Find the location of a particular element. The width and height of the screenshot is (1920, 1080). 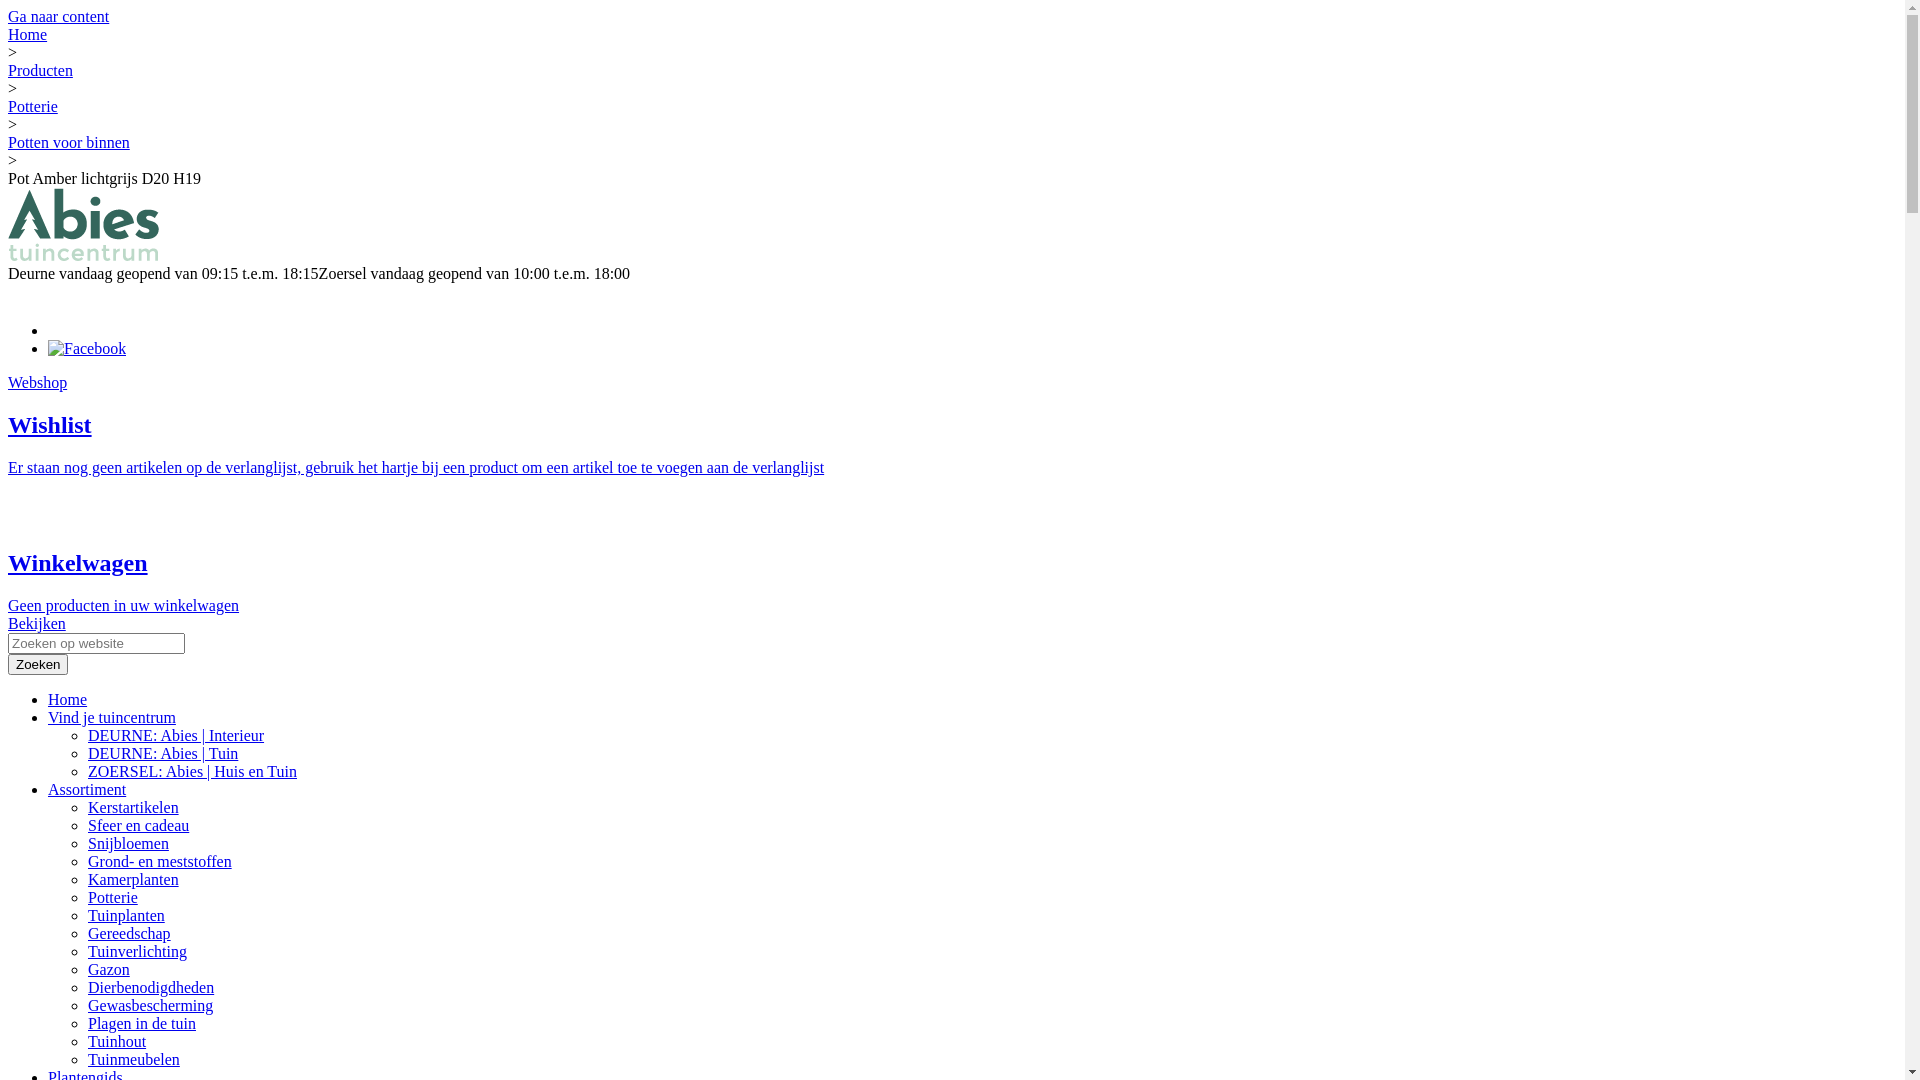

'Kamerplanten' is located at coordinates (132, 878).